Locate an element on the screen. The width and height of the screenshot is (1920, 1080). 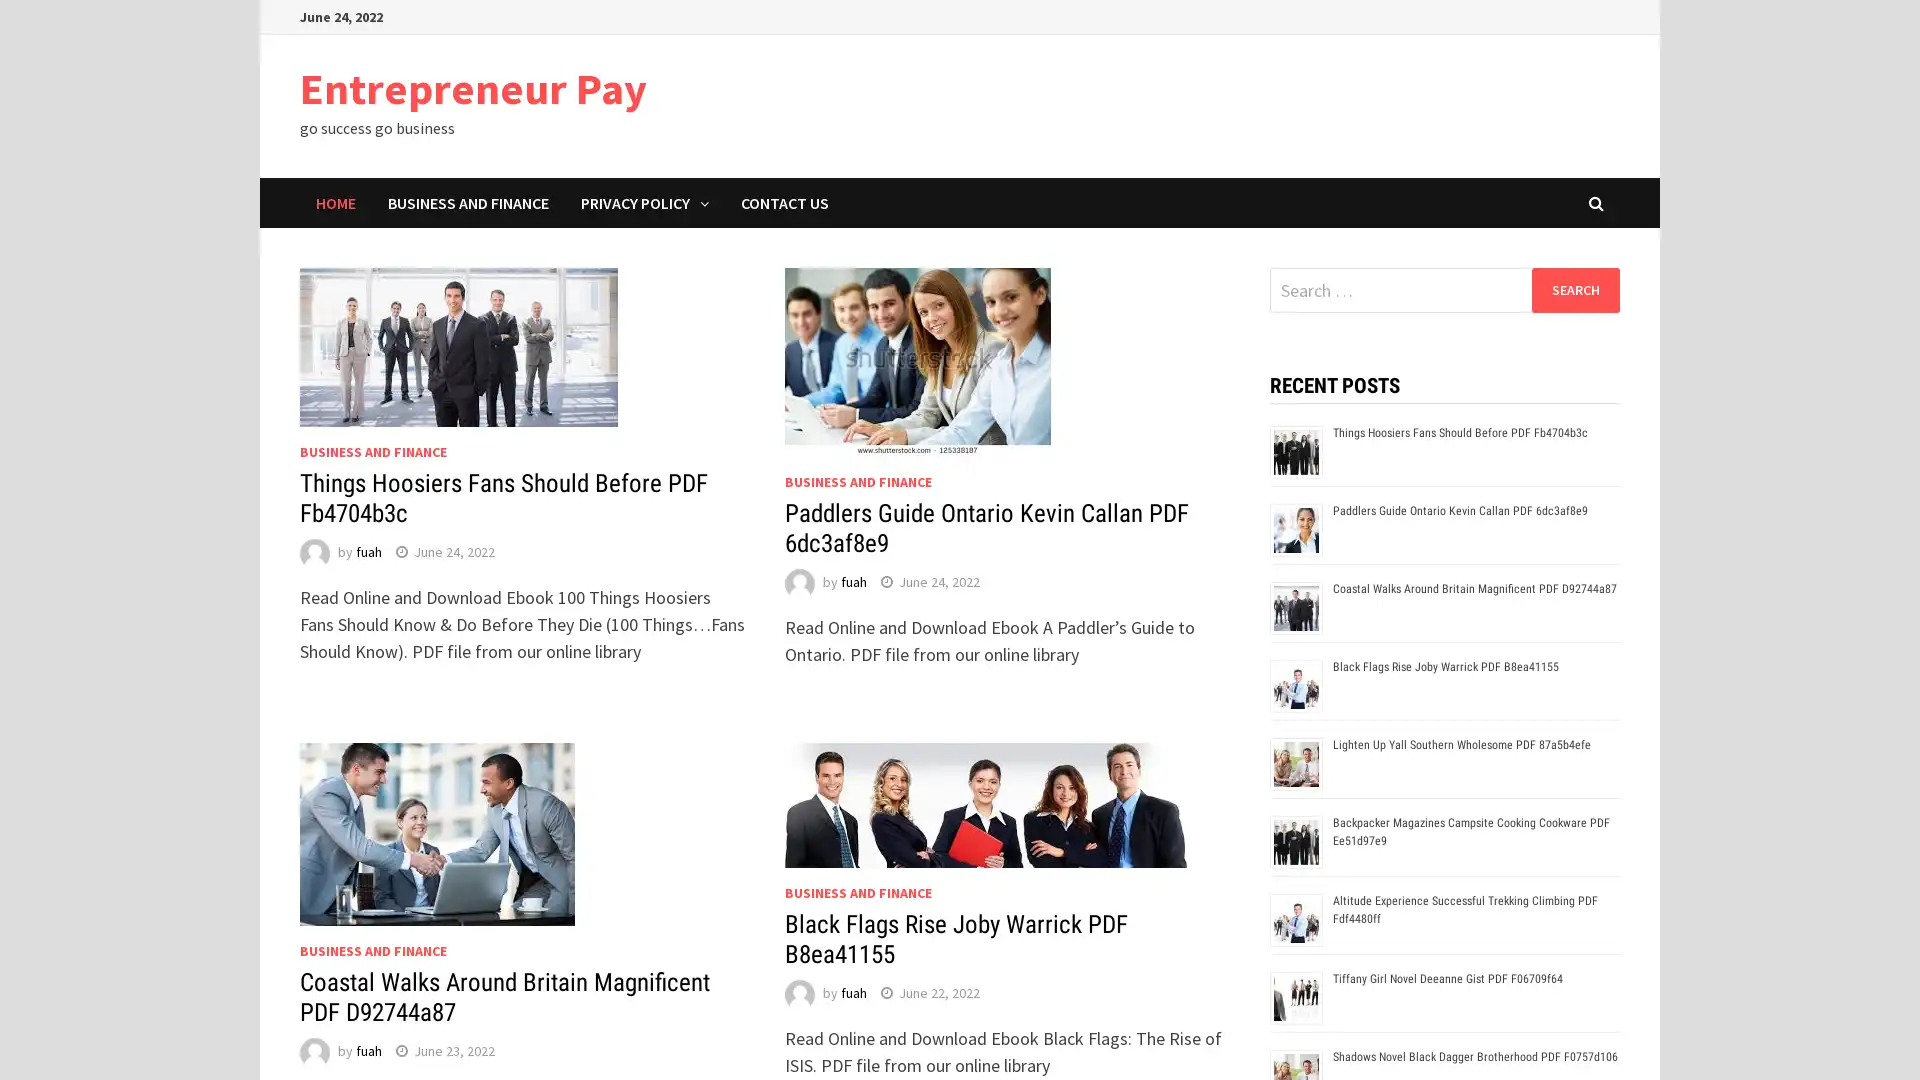
Search is located at coordinates (1574, 289).